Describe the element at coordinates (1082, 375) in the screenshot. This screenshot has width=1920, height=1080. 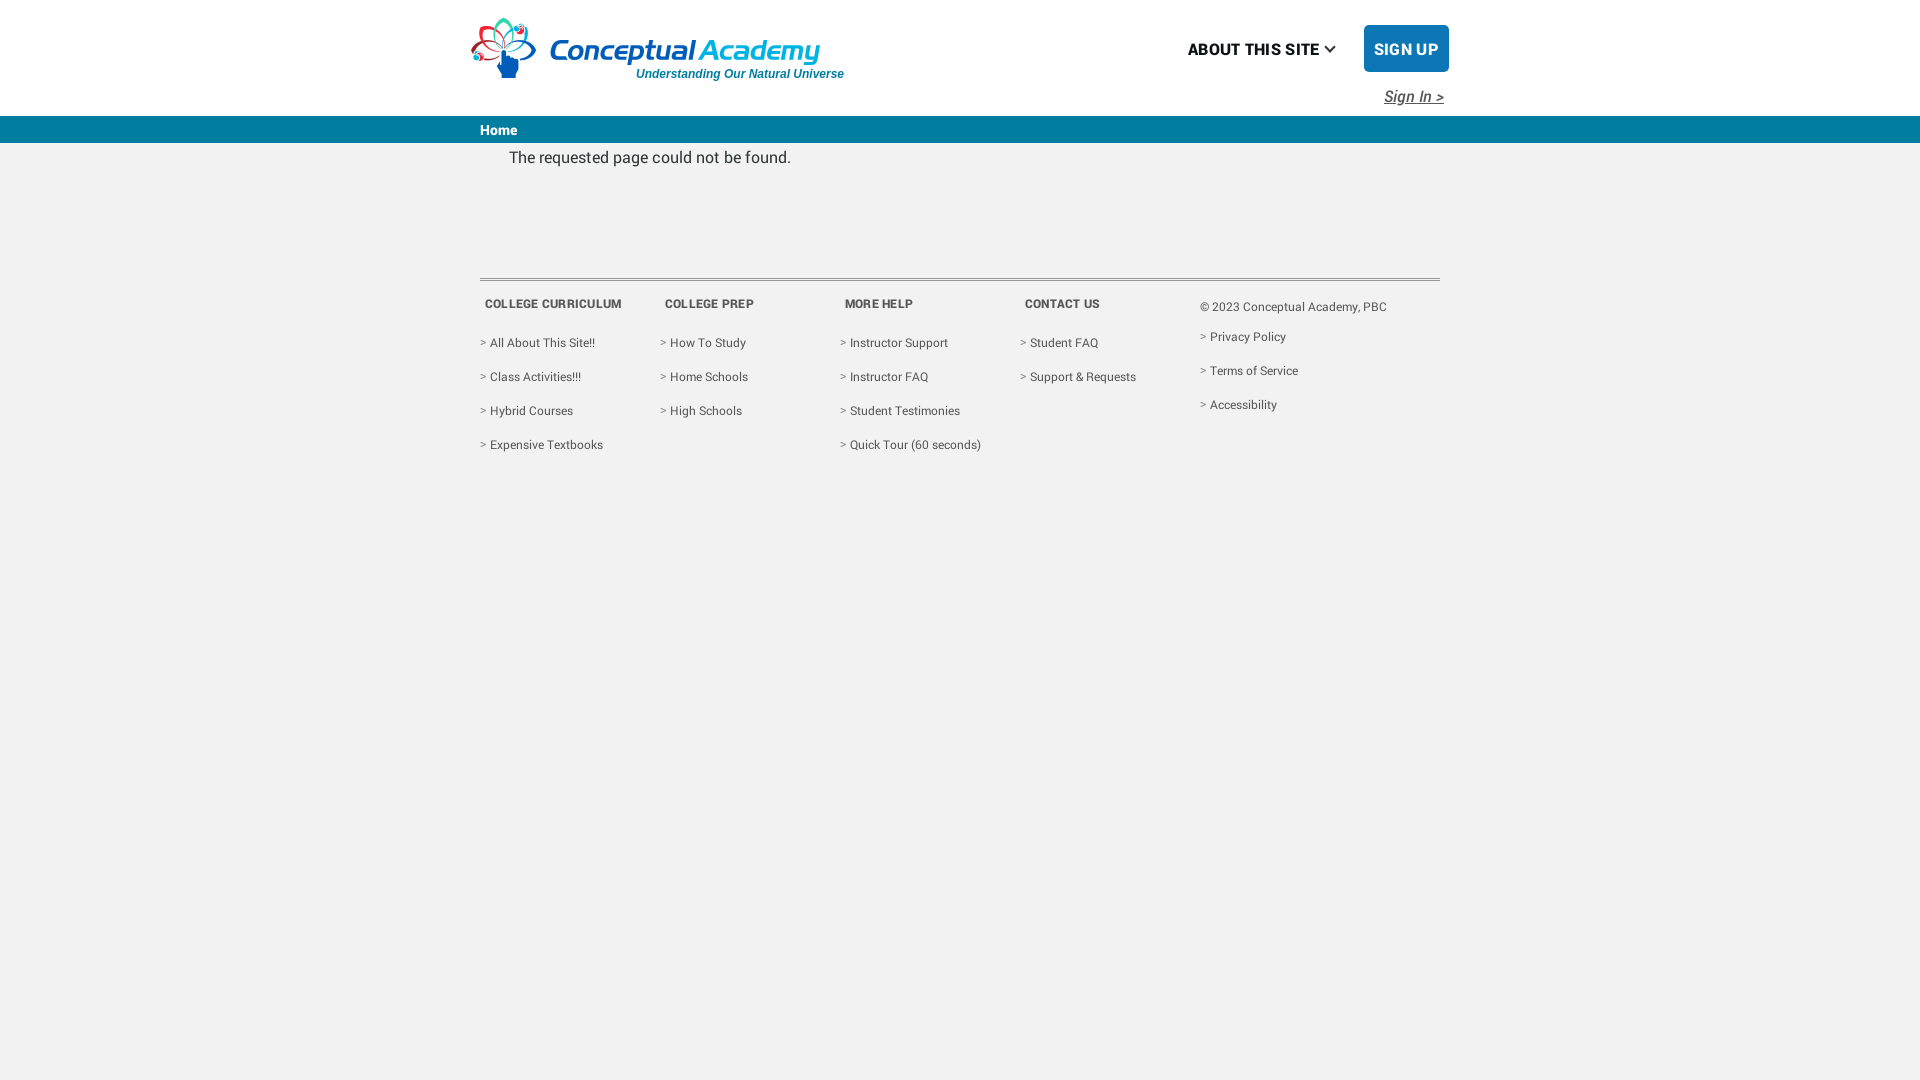
I see `'Support & Requests'` at that location.